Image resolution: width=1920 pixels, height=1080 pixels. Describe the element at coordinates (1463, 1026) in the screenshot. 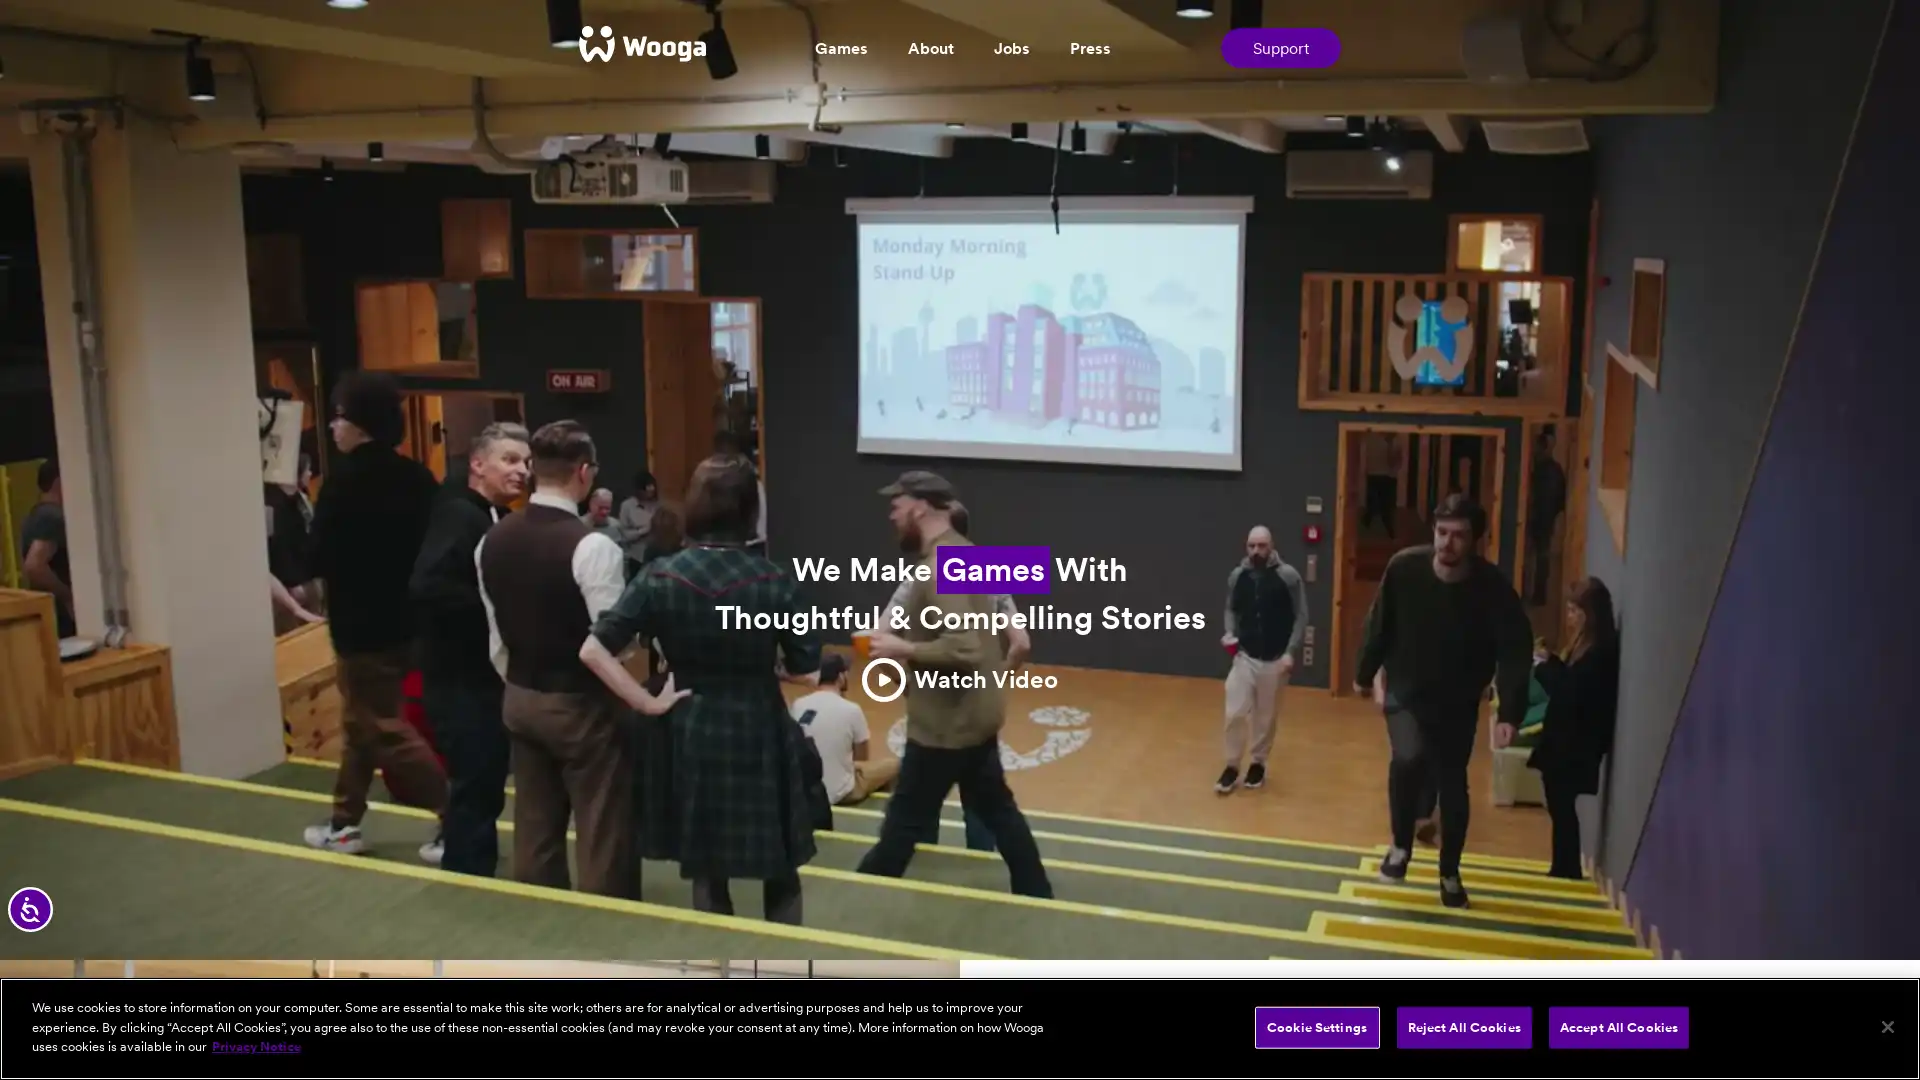

I see `Reject All Cookies` at that location.